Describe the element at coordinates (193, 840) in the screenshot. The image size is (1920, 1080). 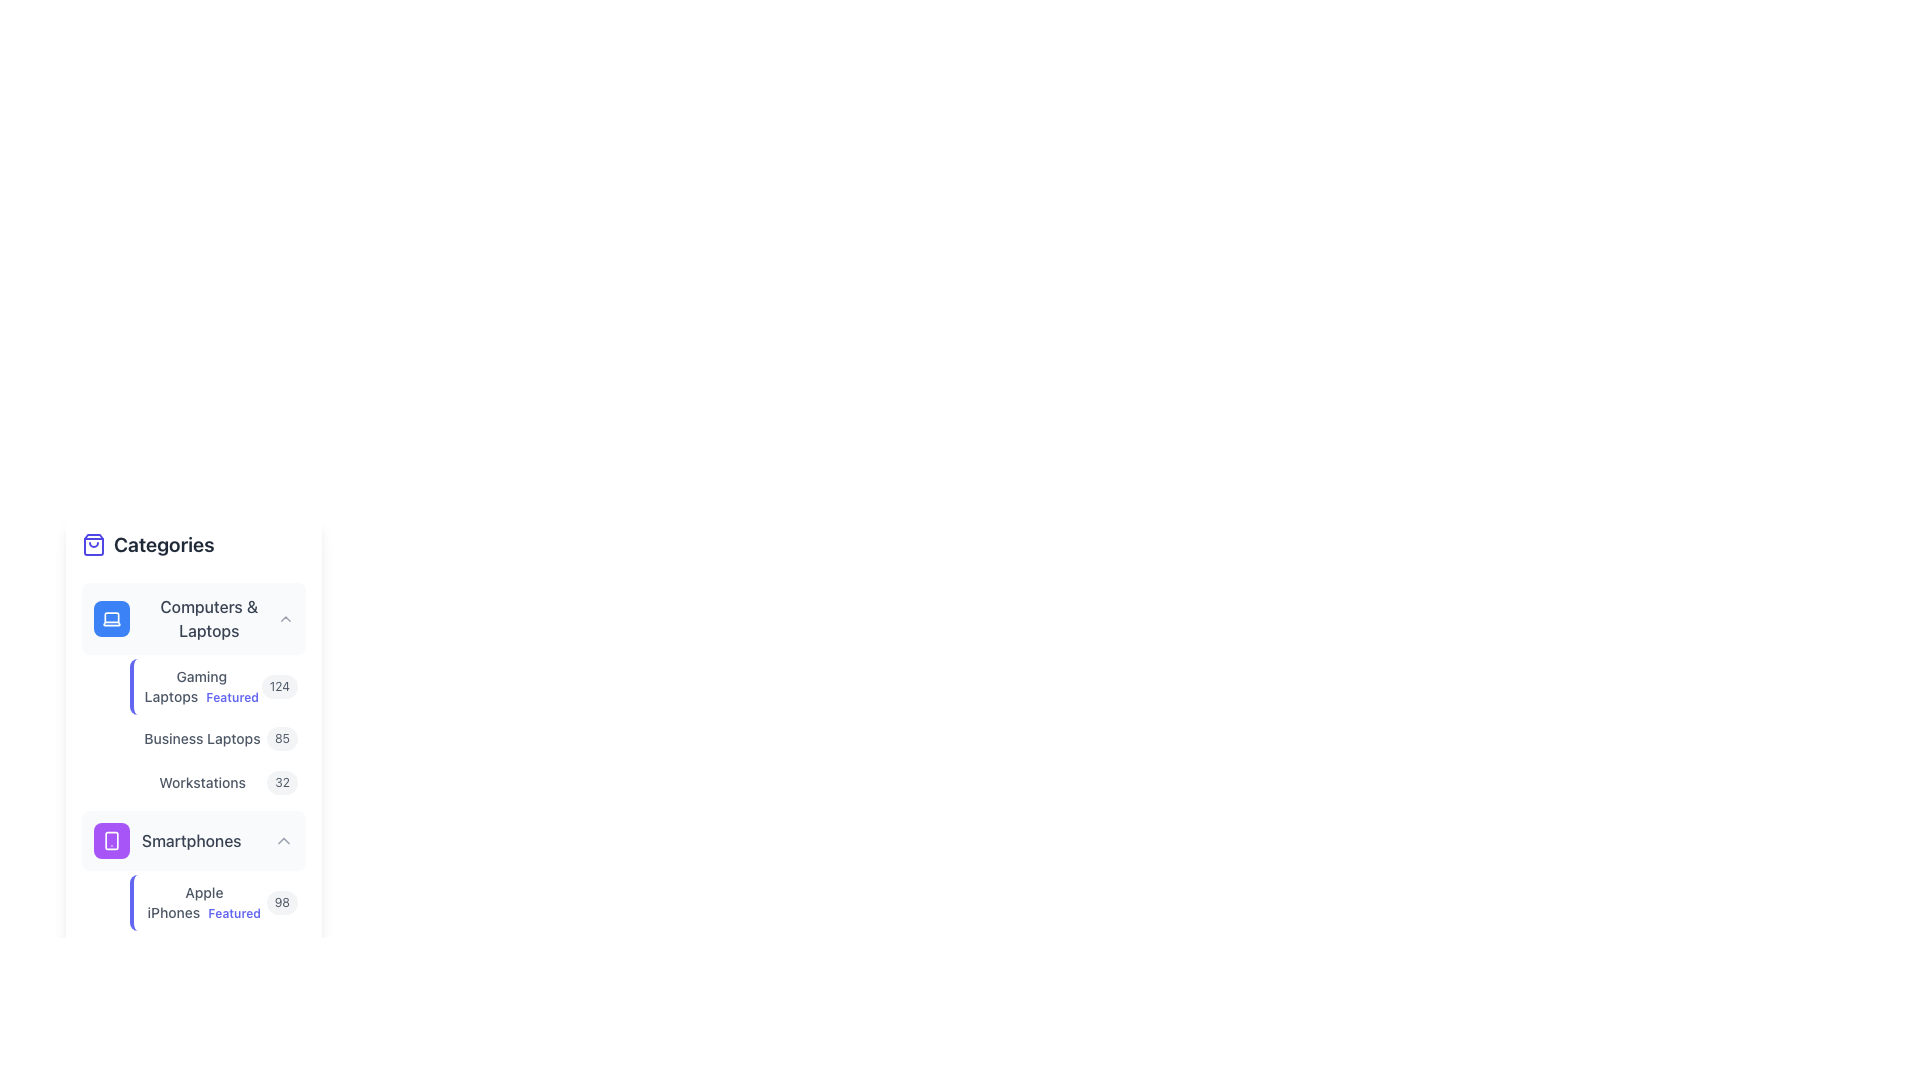
I see `the chevron-down icon on the 'Smartphones' collapsible navigation menu item` at that location.